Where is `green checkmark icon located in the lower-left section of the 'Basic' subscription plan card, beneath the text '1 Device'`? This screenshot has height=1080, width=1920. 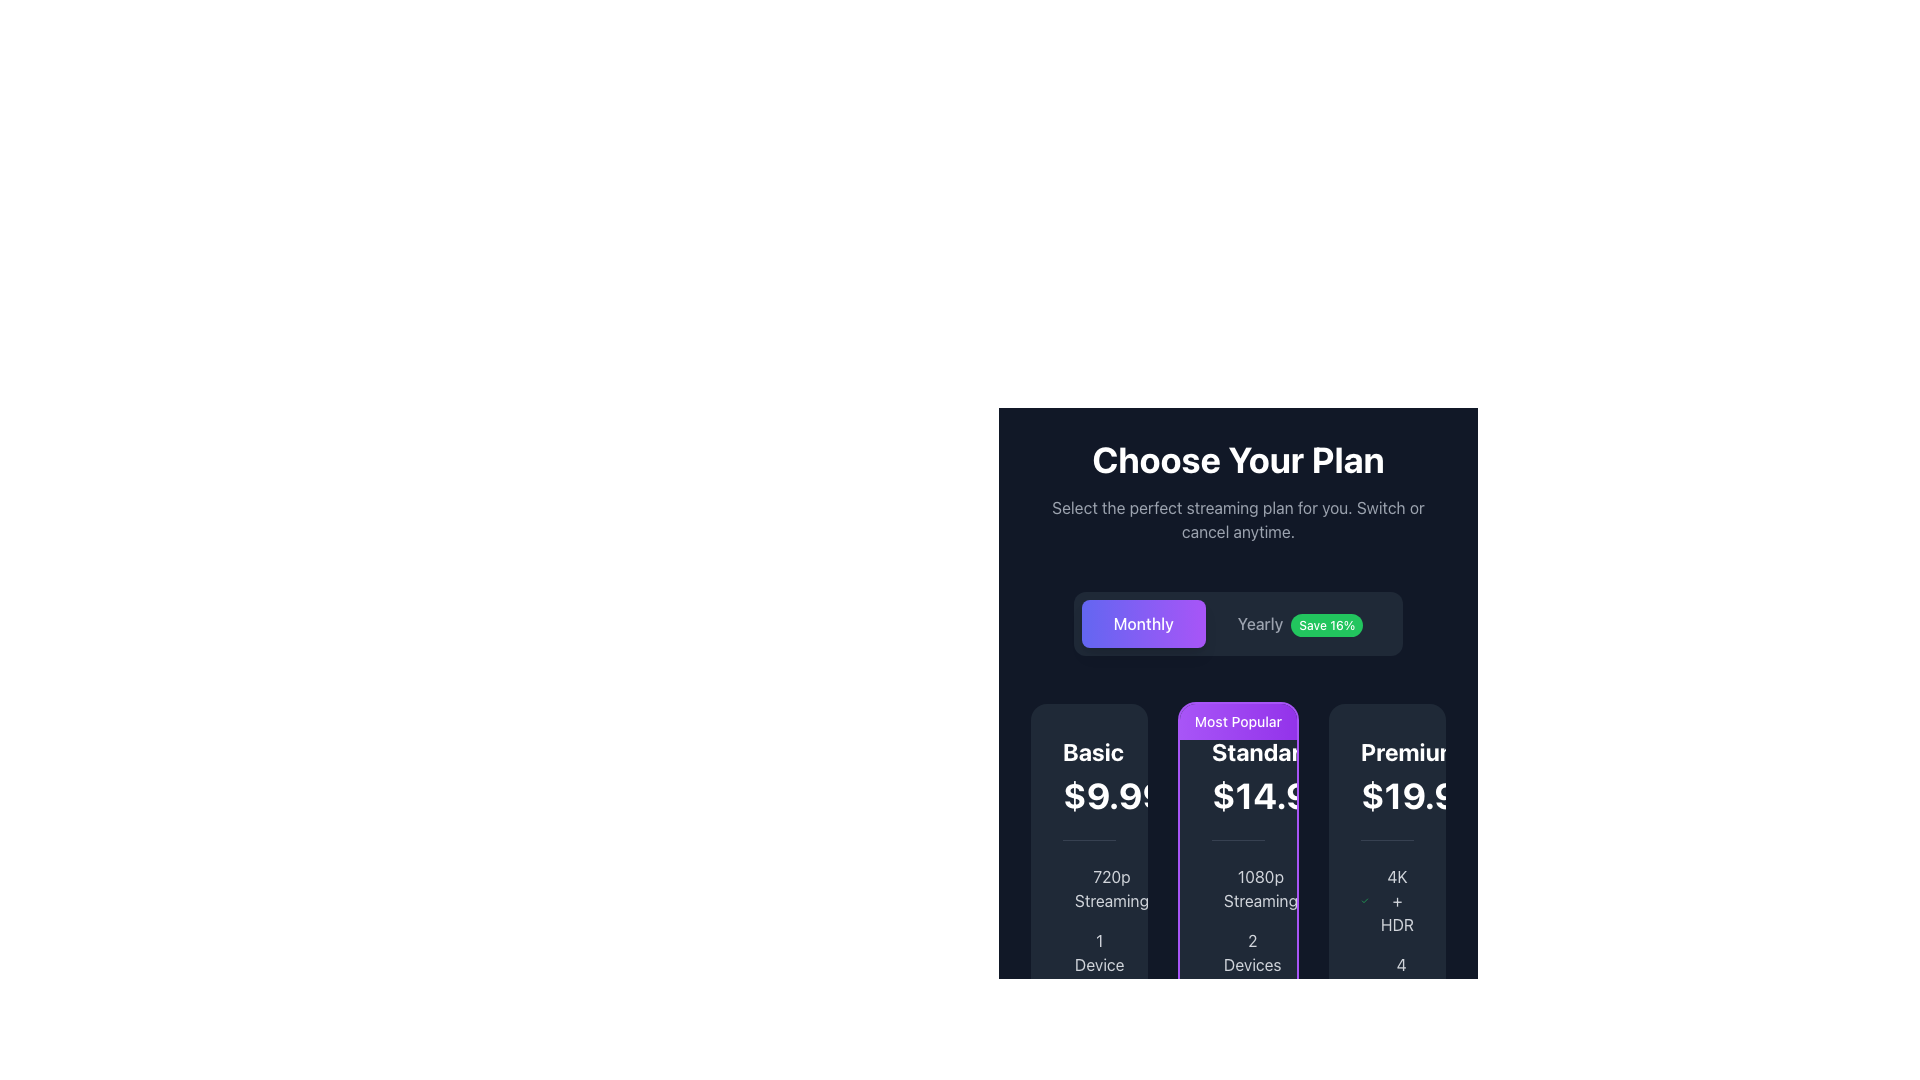 green checkmark icon located in the lower-left section of the 'Basic' subscription plan card, beneath the text '1 Device' is located at coordinates (1074, 953).